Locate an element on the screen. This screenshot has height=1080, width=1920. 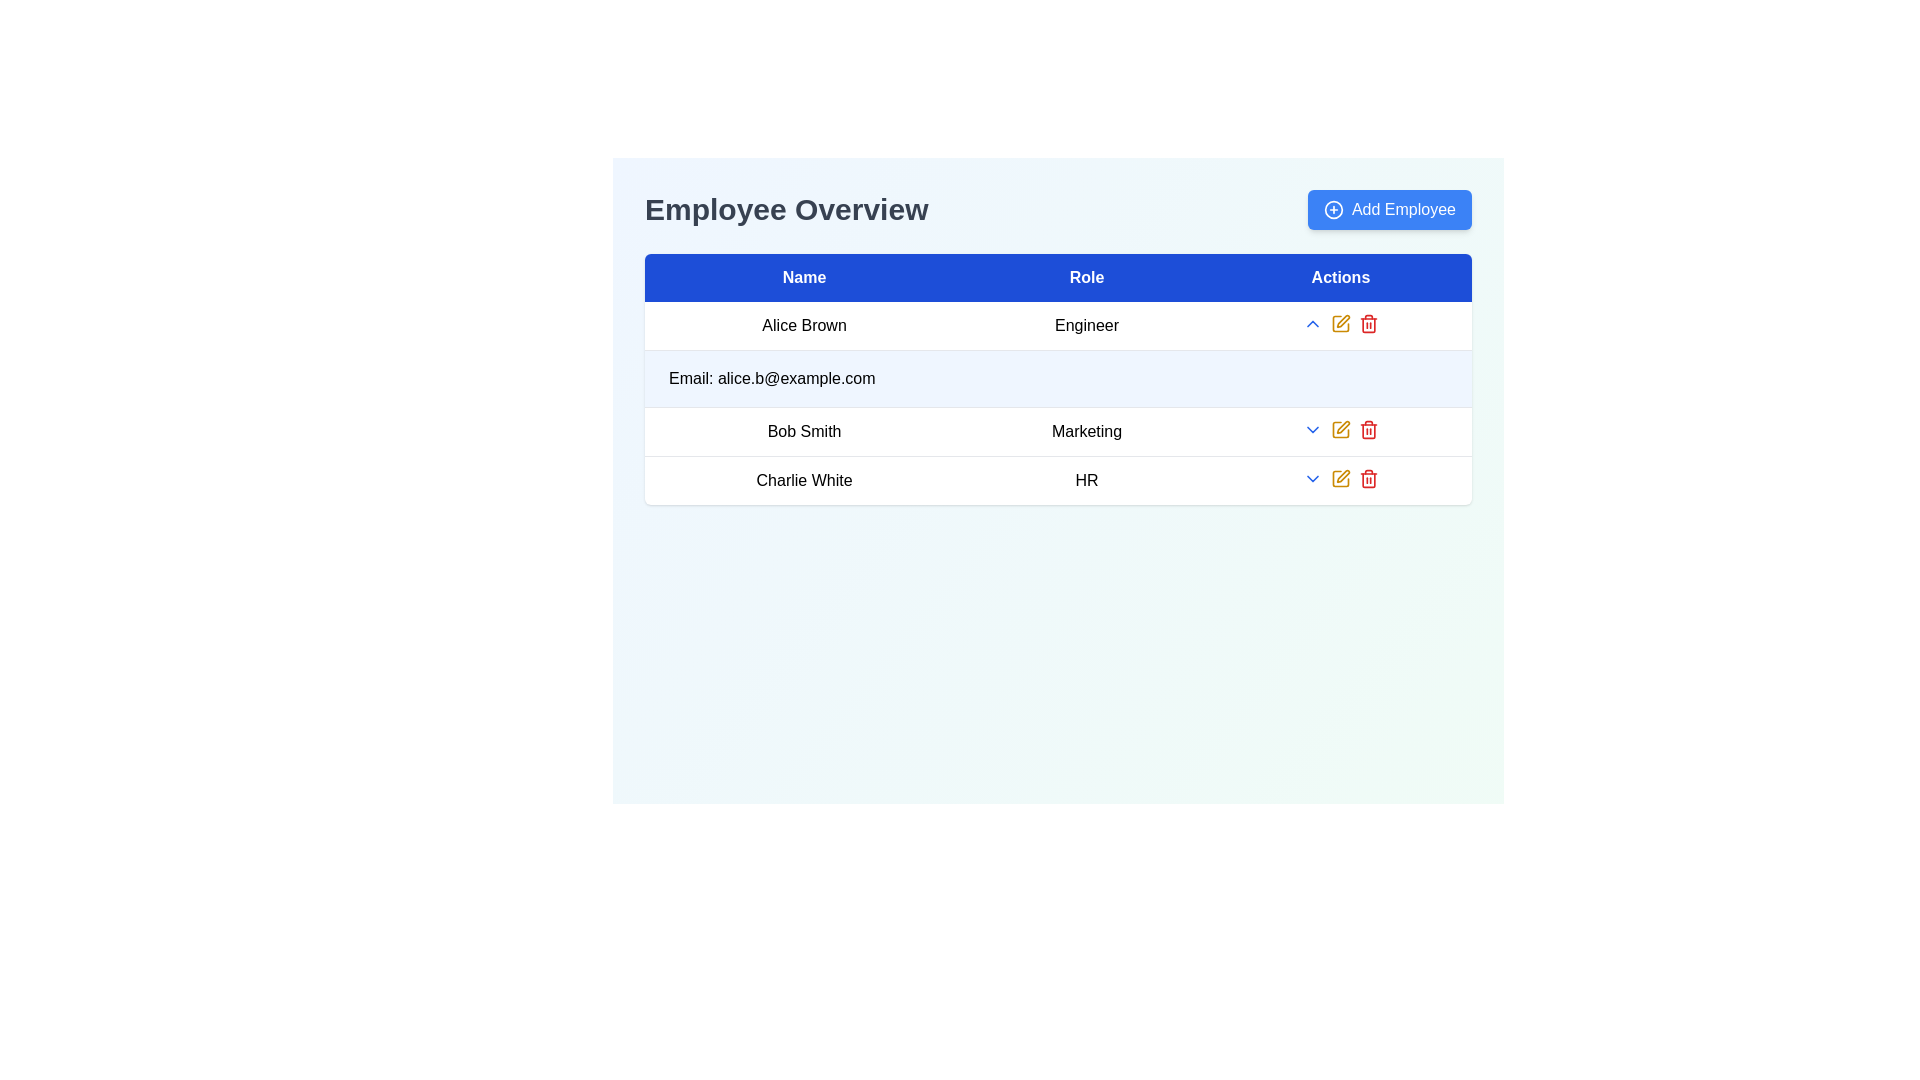
the trash bin icon, which is a vertical rectangle with rounded corners, located in the 'Actions' column of the second row in the table is located at coordinates (1367, 324).